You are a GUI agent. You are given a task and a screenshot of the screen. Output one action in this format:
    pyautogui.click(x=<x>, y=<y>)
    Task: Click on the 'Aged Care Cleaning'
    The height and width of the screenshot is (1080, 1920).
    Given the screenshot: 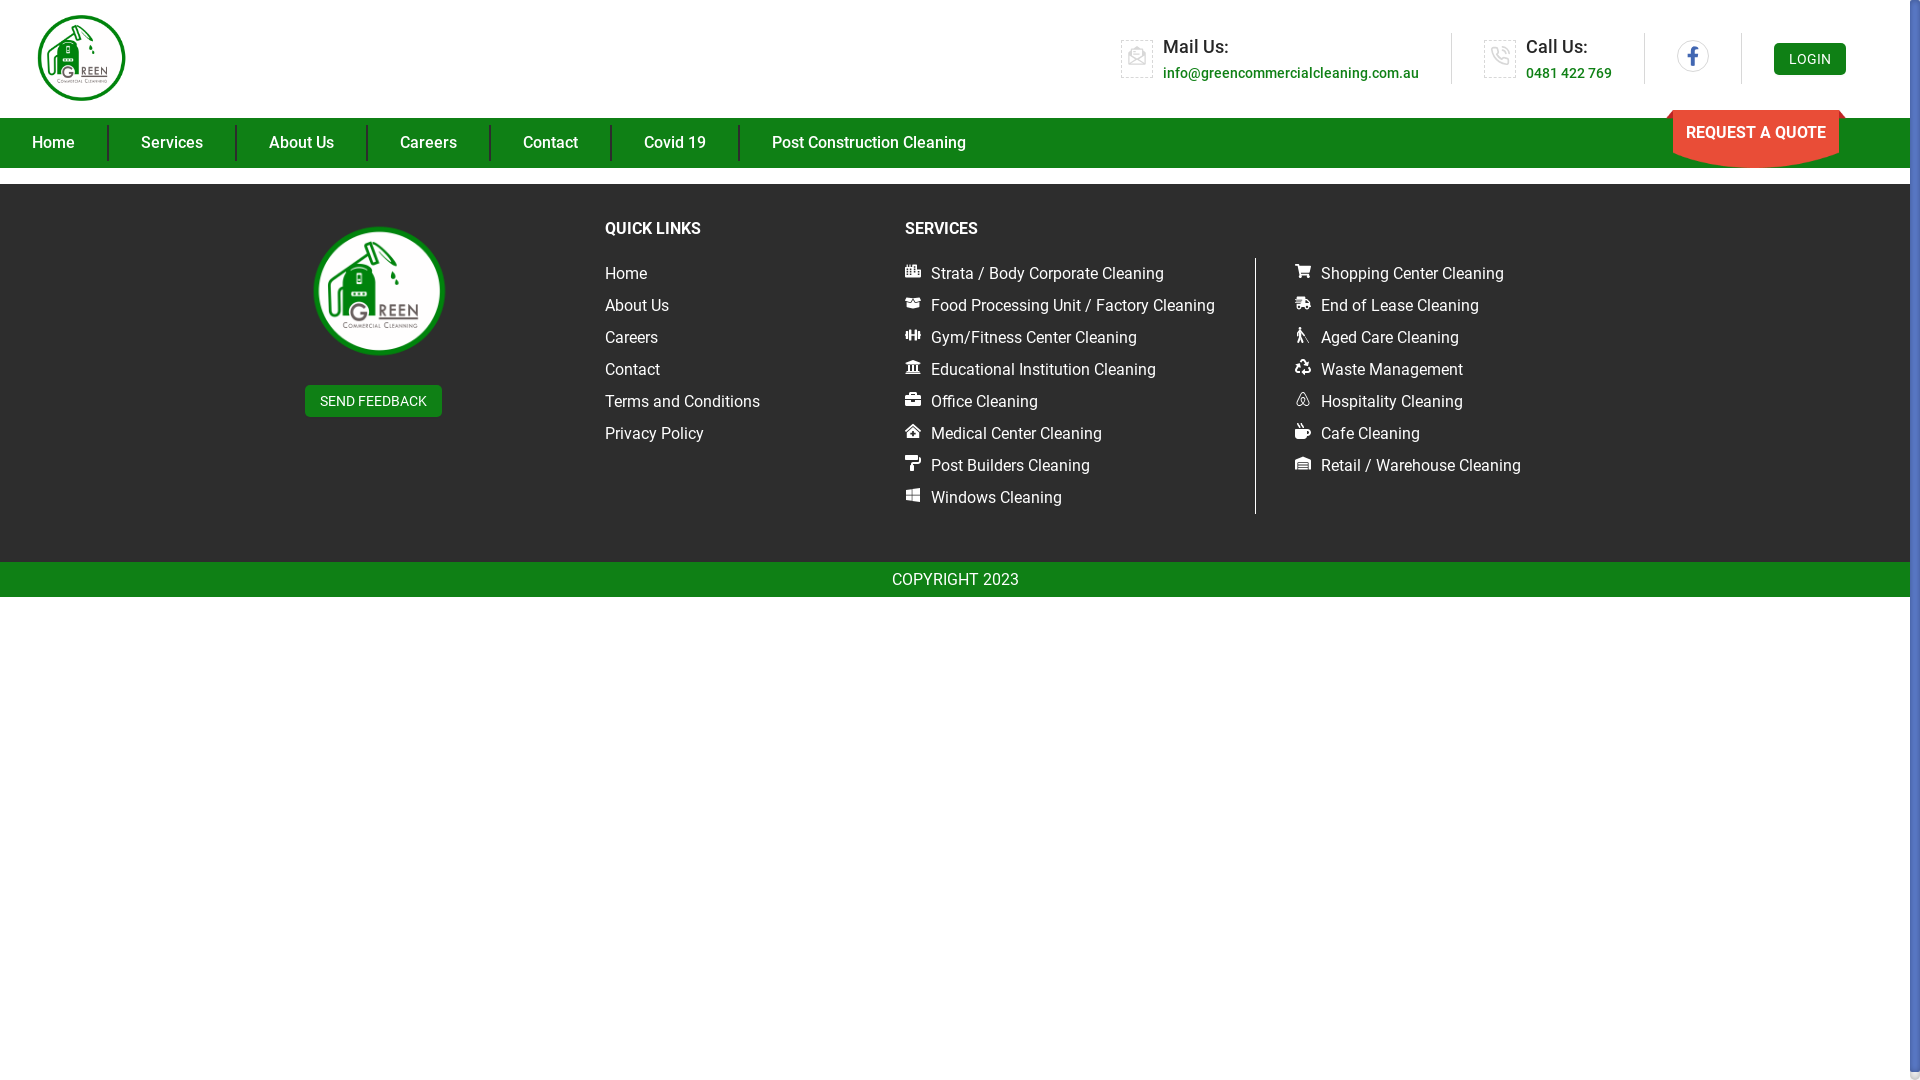 What is the action you would take?
    pyautogui.click(x=1376, y=336)
    